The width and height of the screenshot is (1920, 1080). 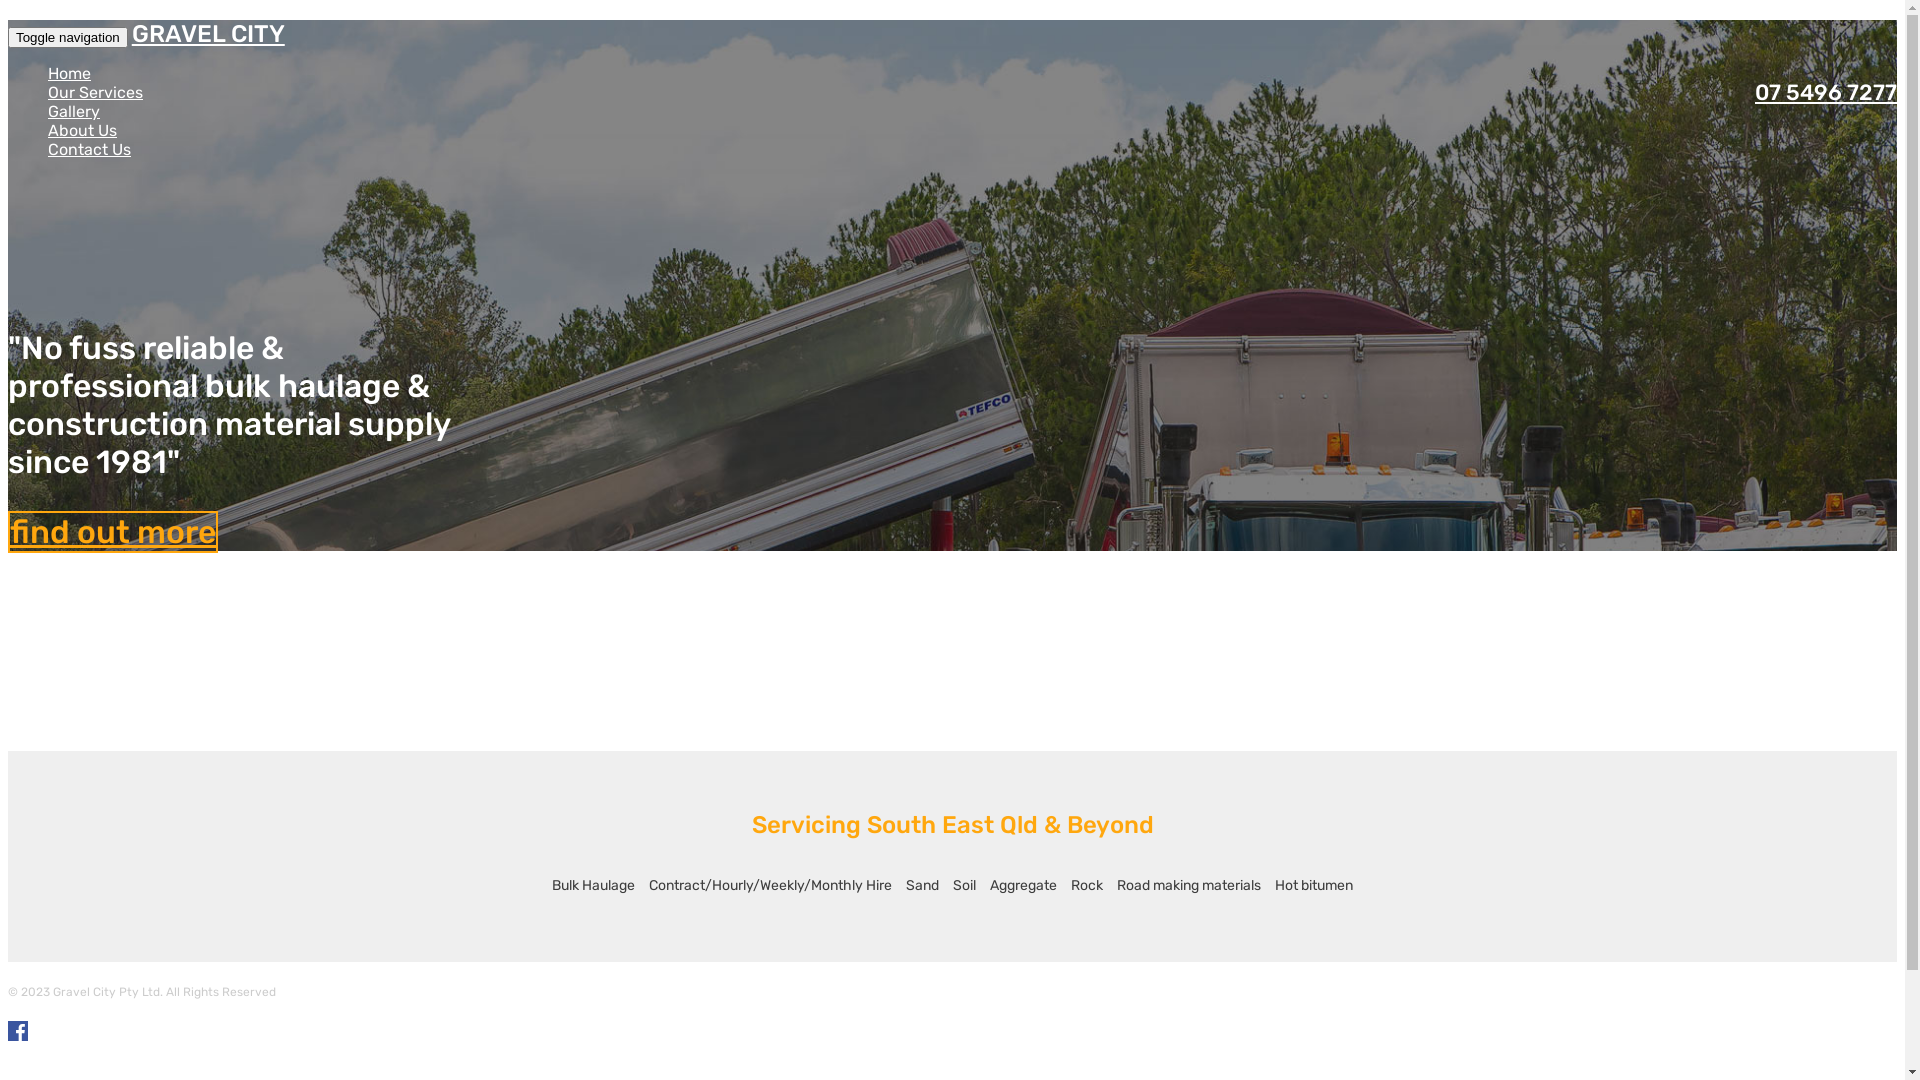 I want to click on 'Contact Us', so click(x=48, y=148).